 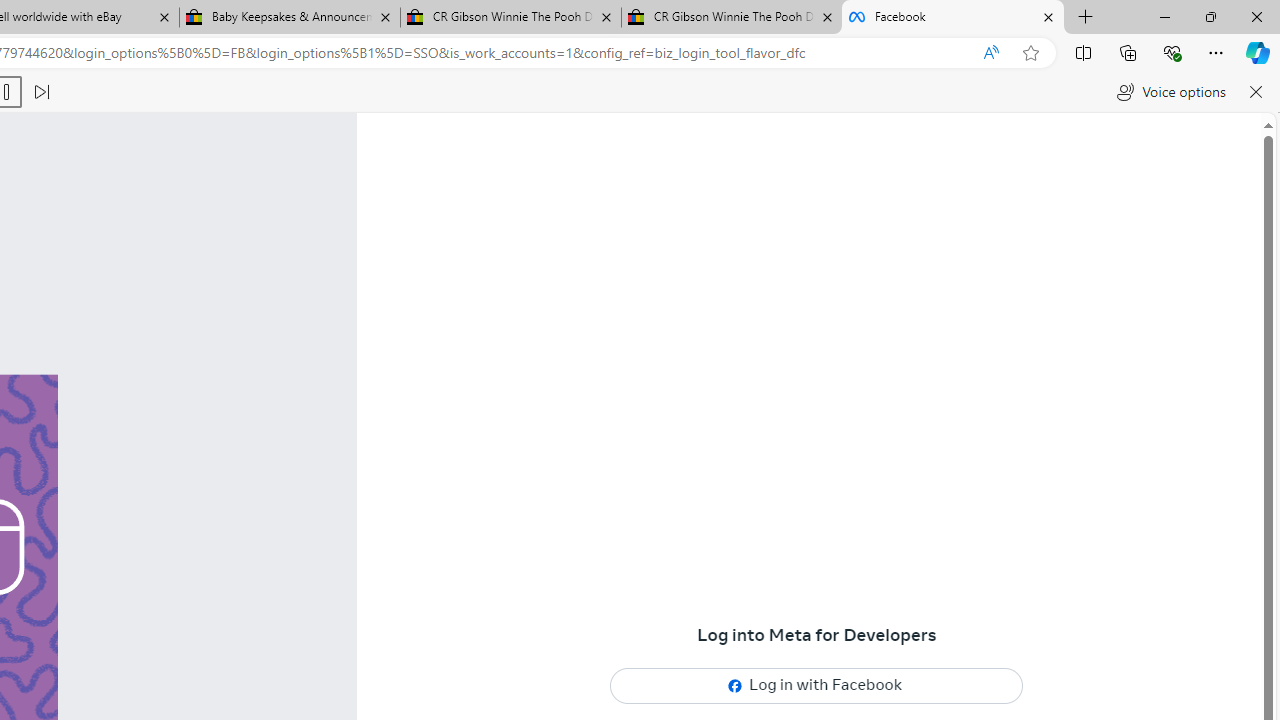 What do you see at coordinates (1254, 92) in the screenshot?
I see `'Close read aloud'` at bounding box center [1254, 92].